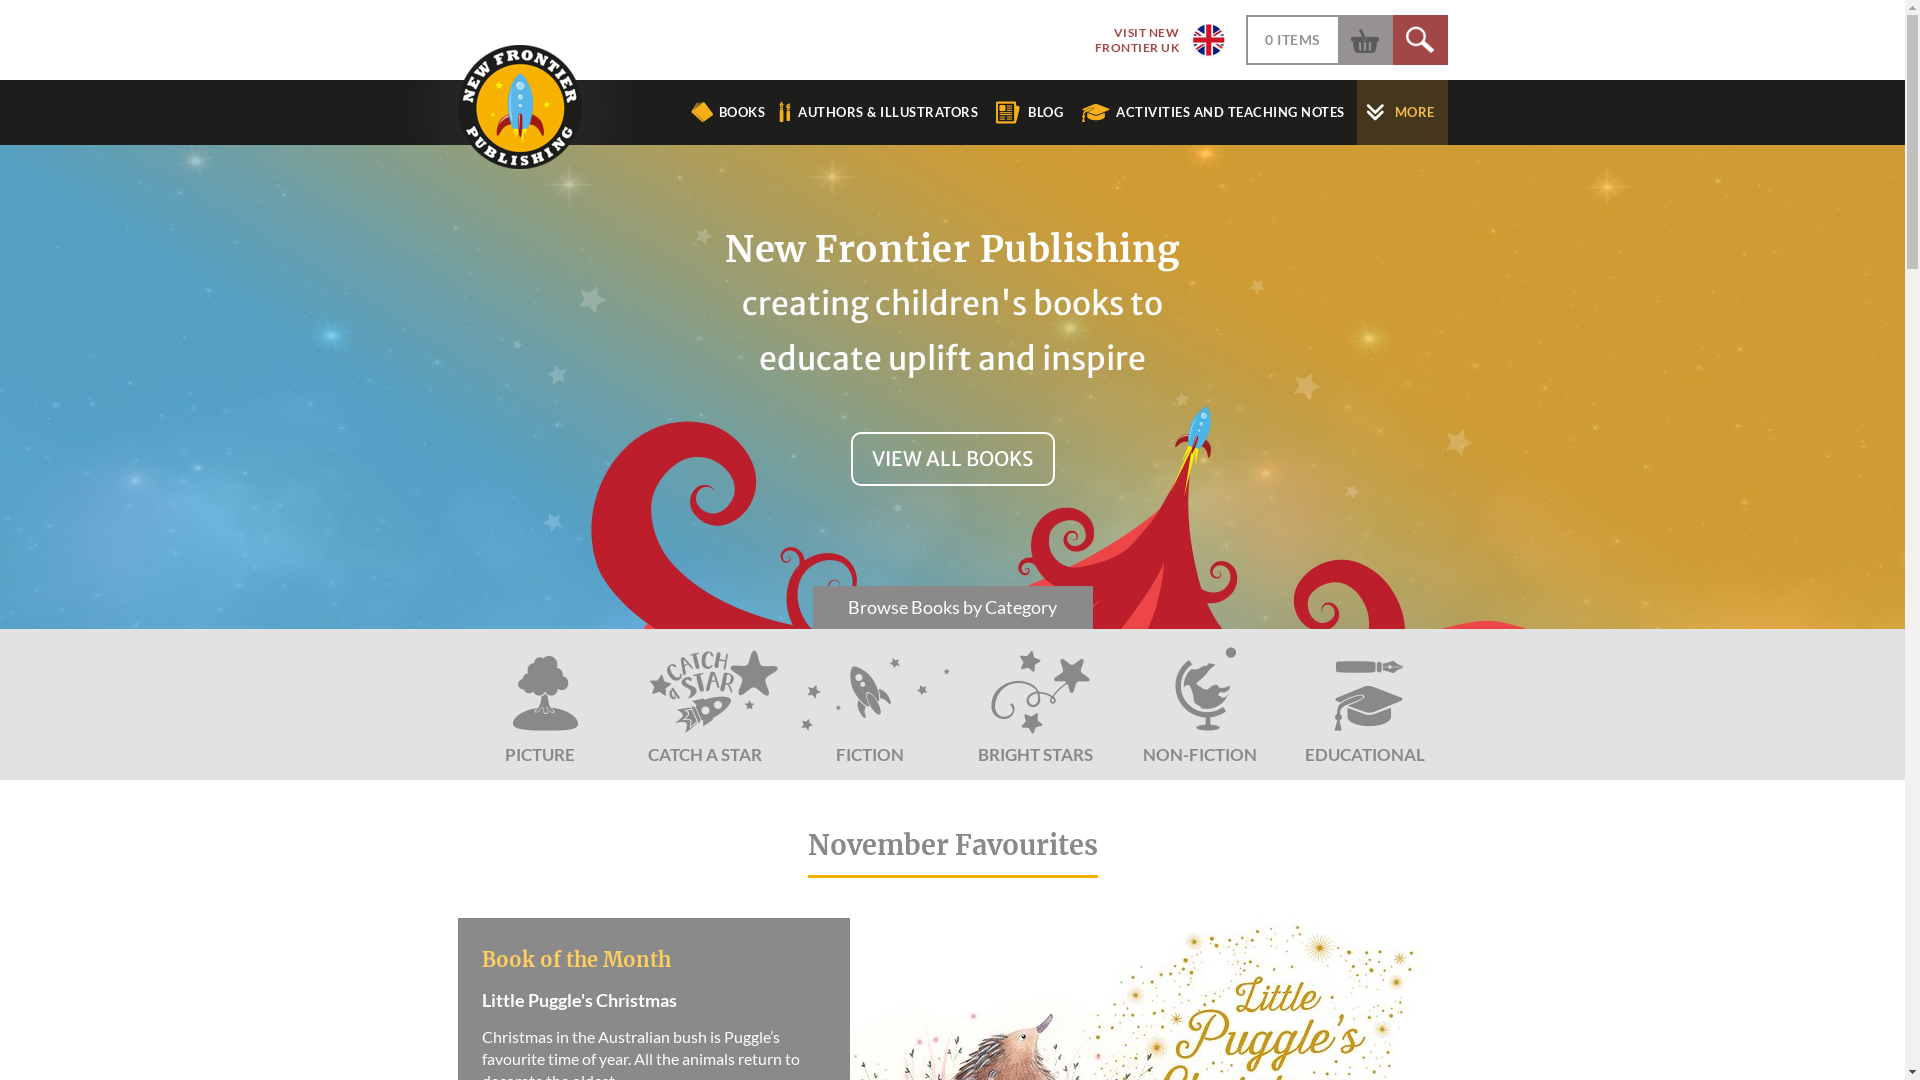 The height and width of the screenshot is (1080, 1920). I want to click on 'AUTHORS & ILLUSTRATORS', so click(880, 112).